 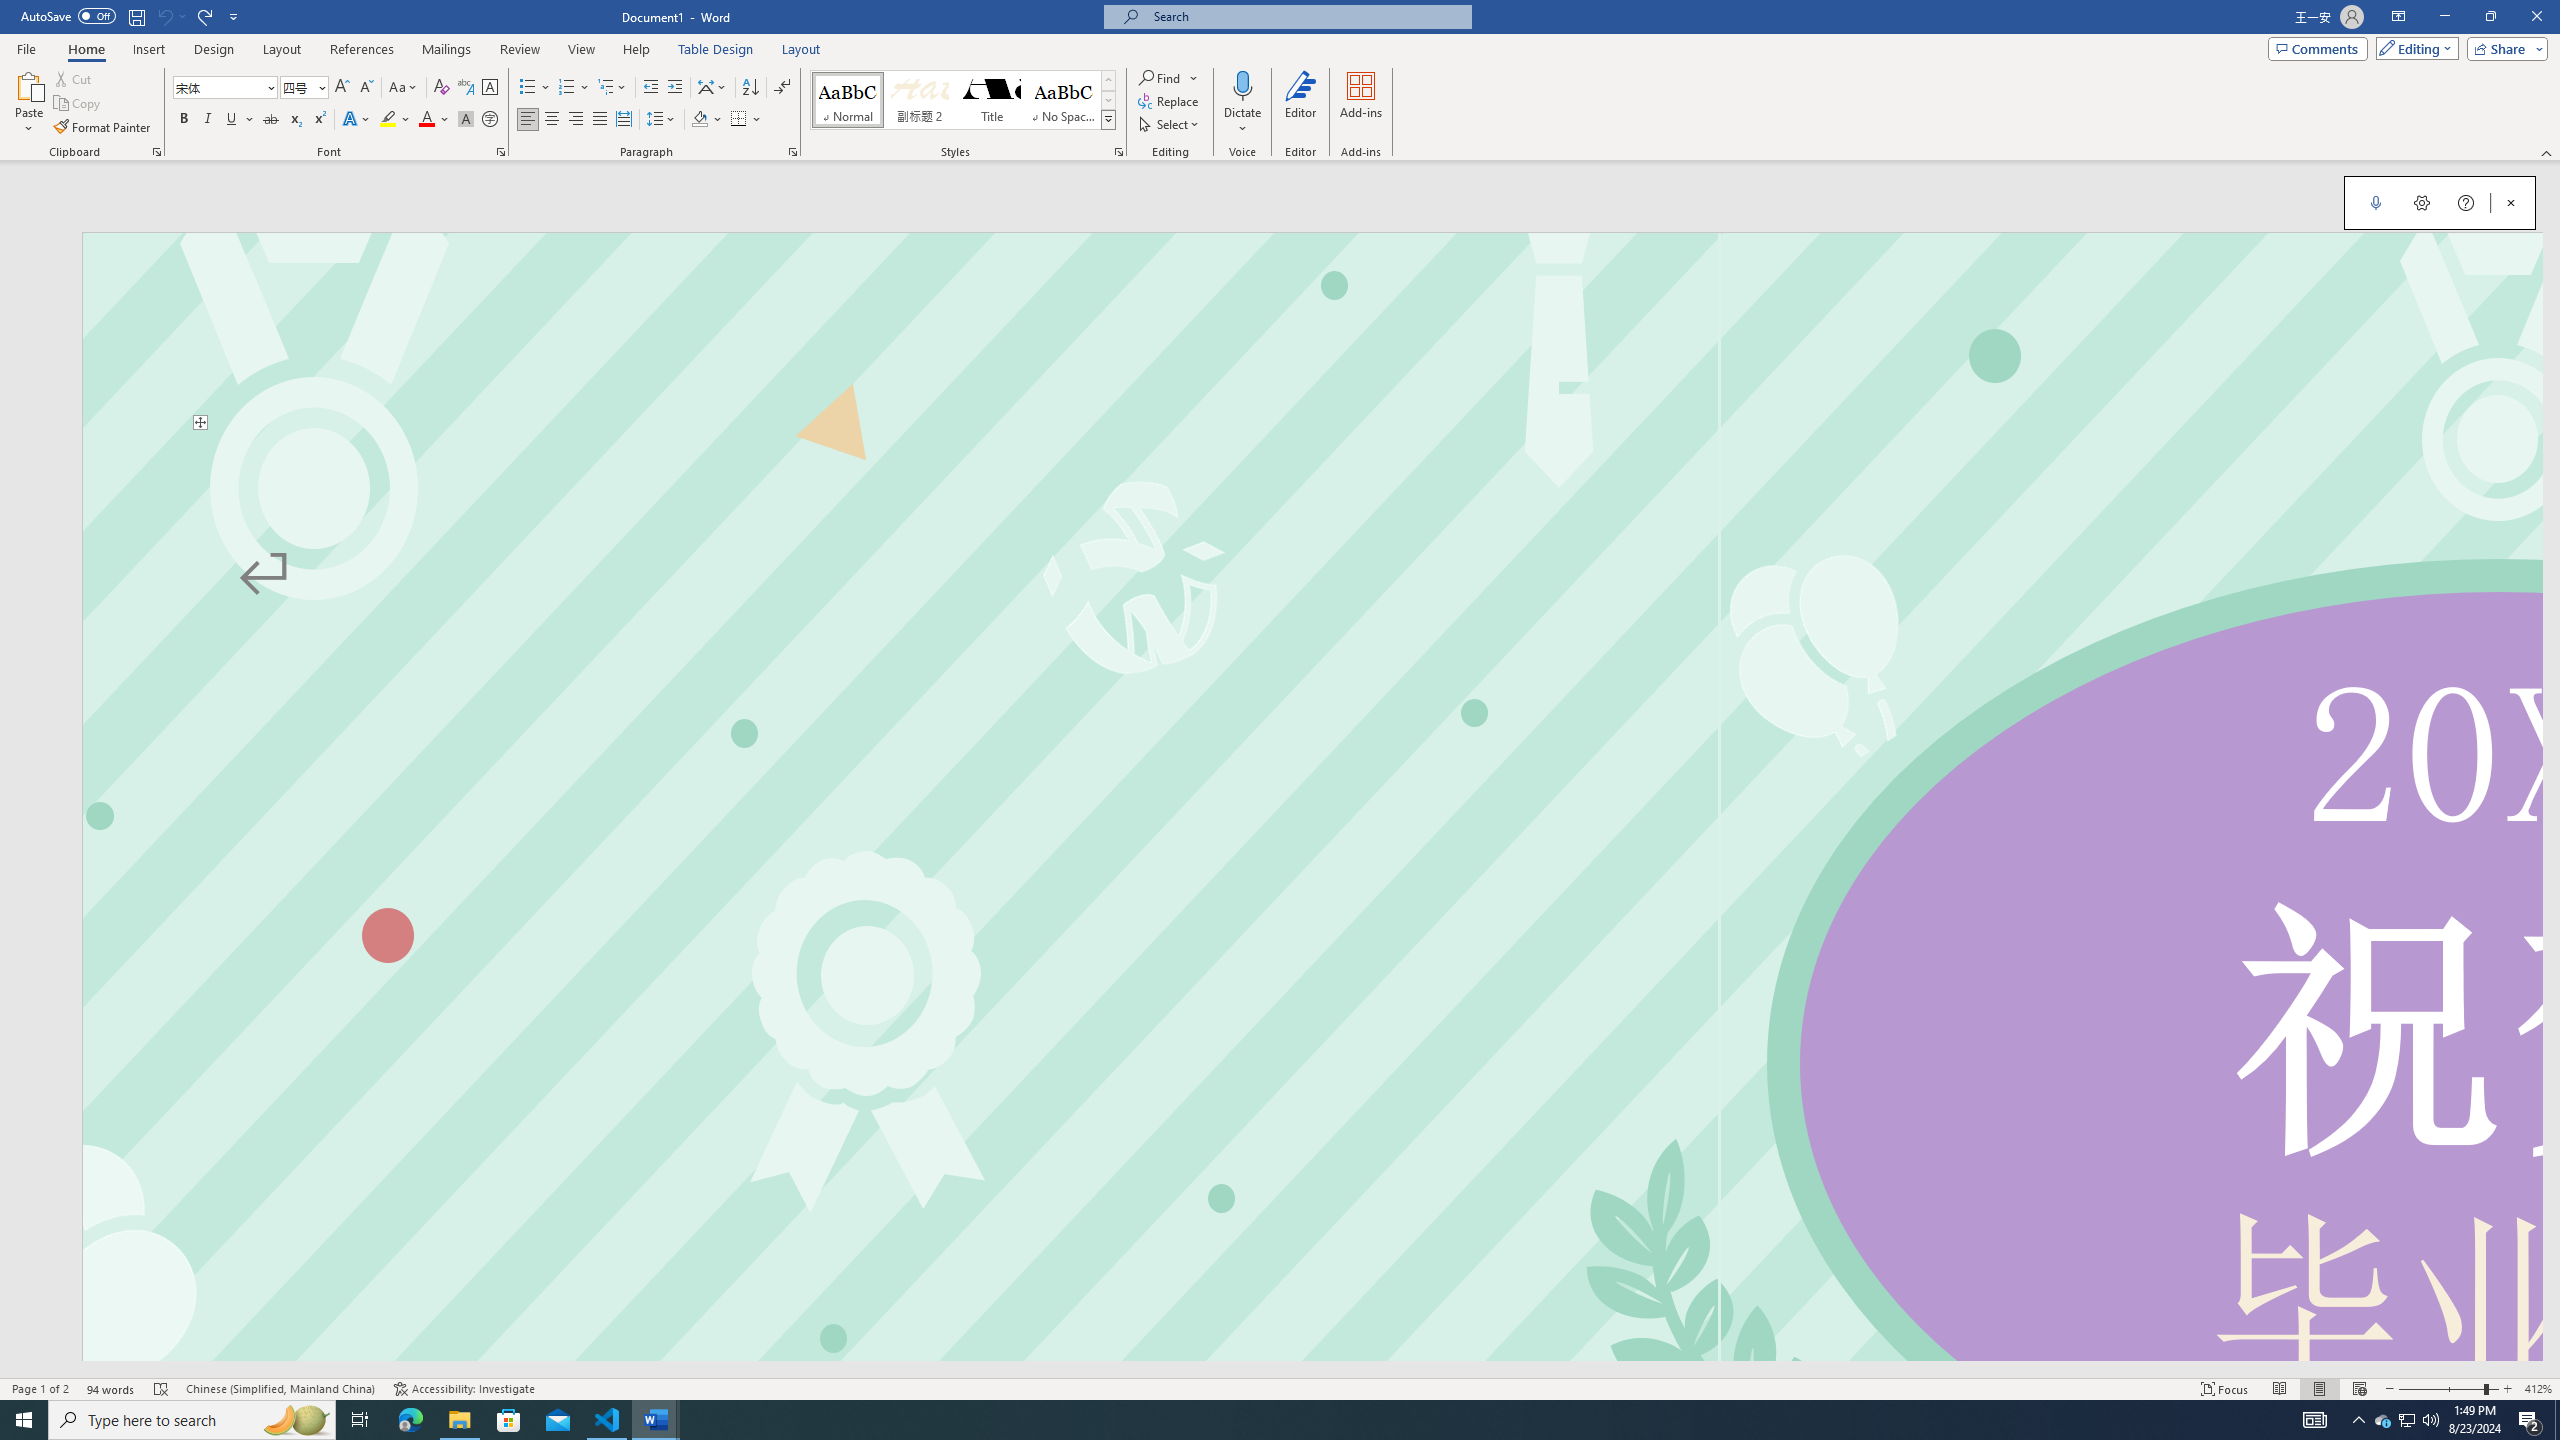 I want to click on 'System', so click(x=11, y=9).